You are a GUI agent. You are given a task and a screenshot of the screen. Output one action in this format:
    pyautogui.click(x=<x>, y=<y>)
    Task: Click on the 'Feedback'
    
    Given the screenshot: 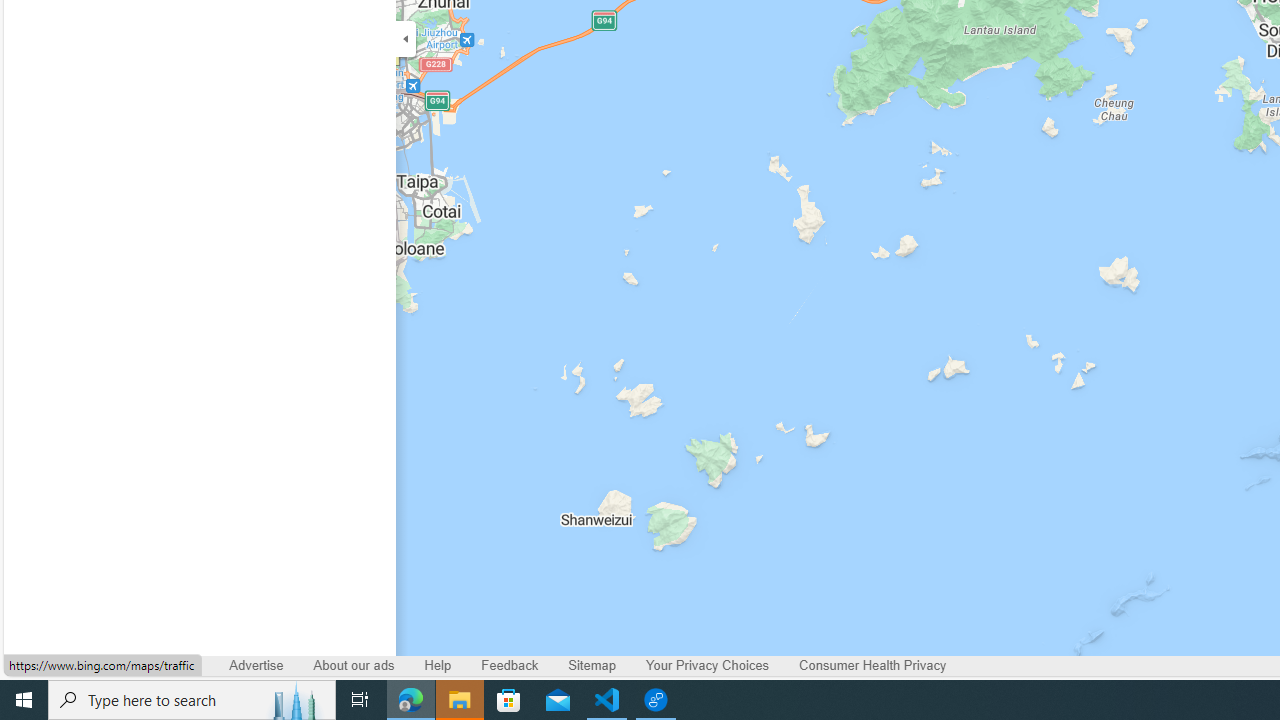 What is the action you would take?
    pyautogui.click(x=510, y=665)
    